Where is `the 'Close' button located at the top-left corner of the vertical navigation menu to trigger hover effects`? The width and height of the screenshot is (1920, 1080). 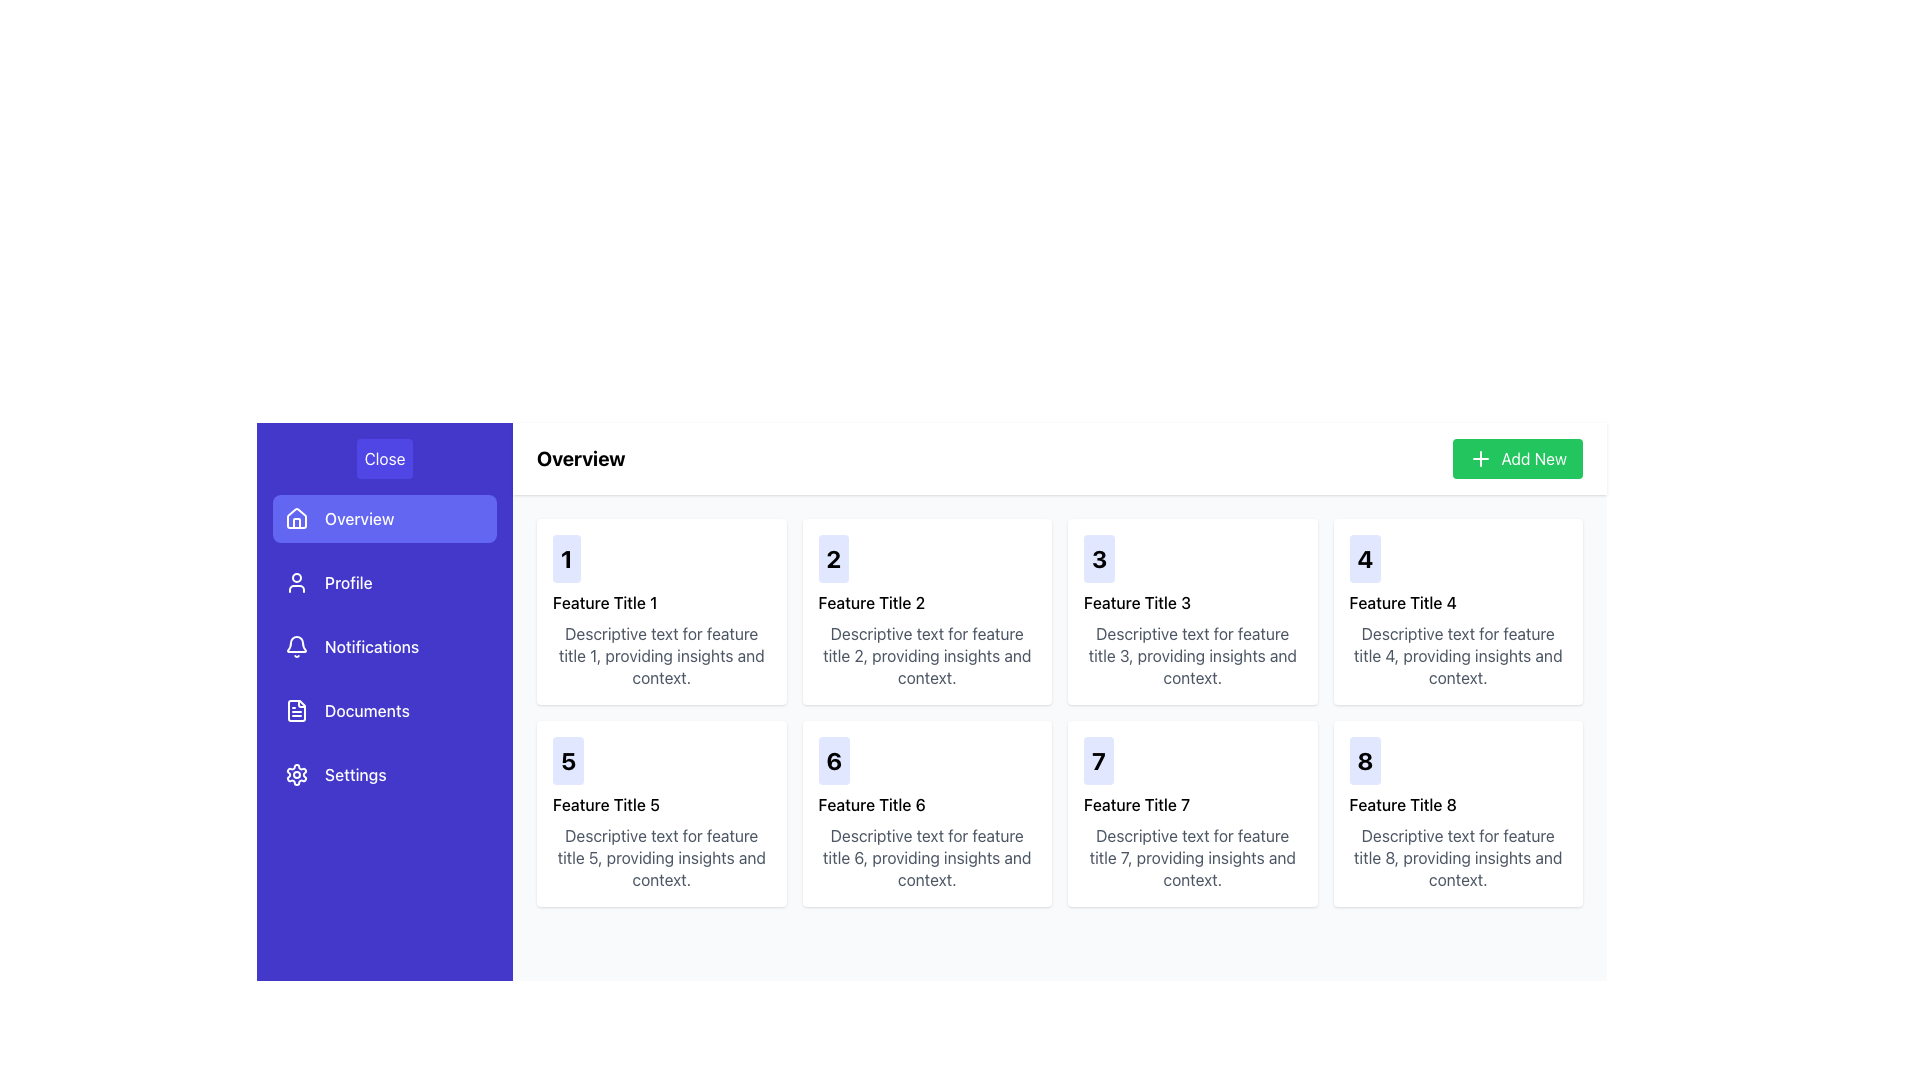 the 'Close' button located at the top-left corner of the vertical navigation menu to trigger hover effects is located at coordinates (384, 459).